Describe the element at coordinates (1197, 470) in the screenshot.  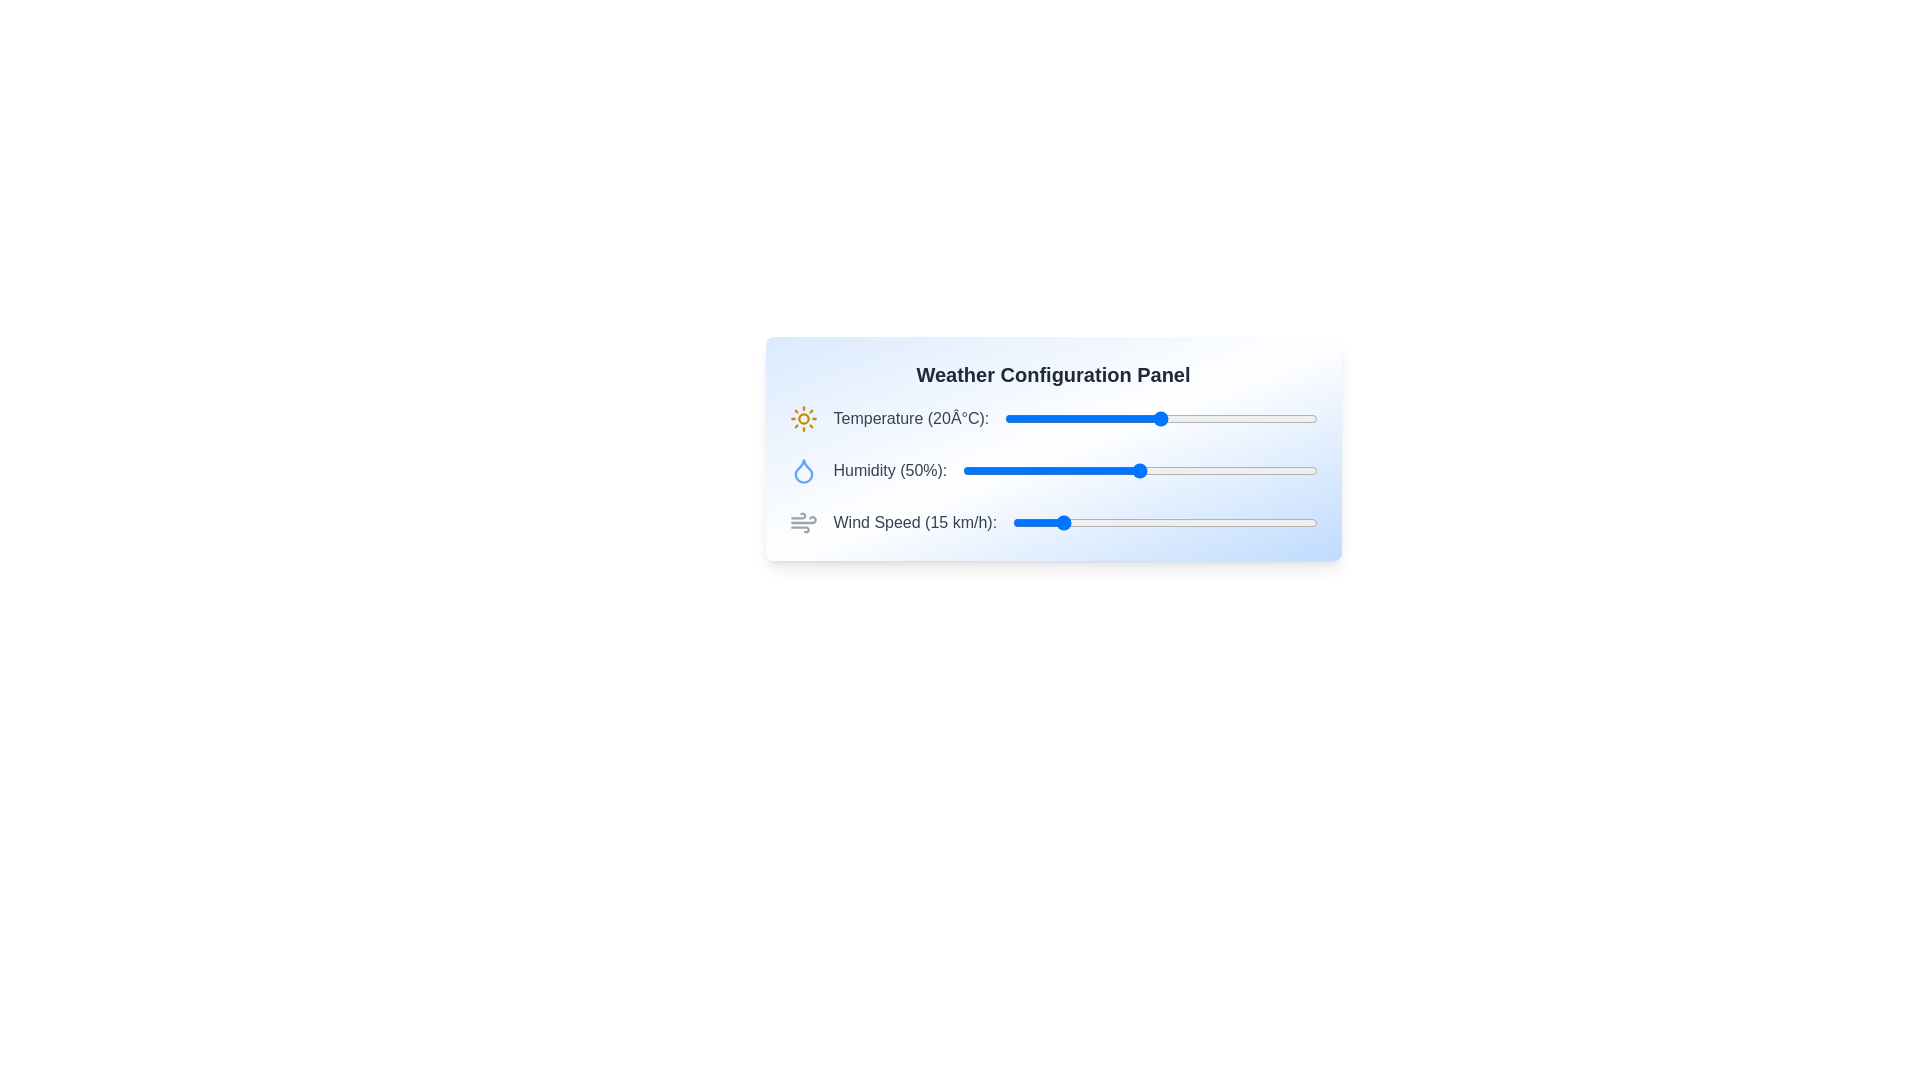
I see `the humidity slider to 66%` at that location.